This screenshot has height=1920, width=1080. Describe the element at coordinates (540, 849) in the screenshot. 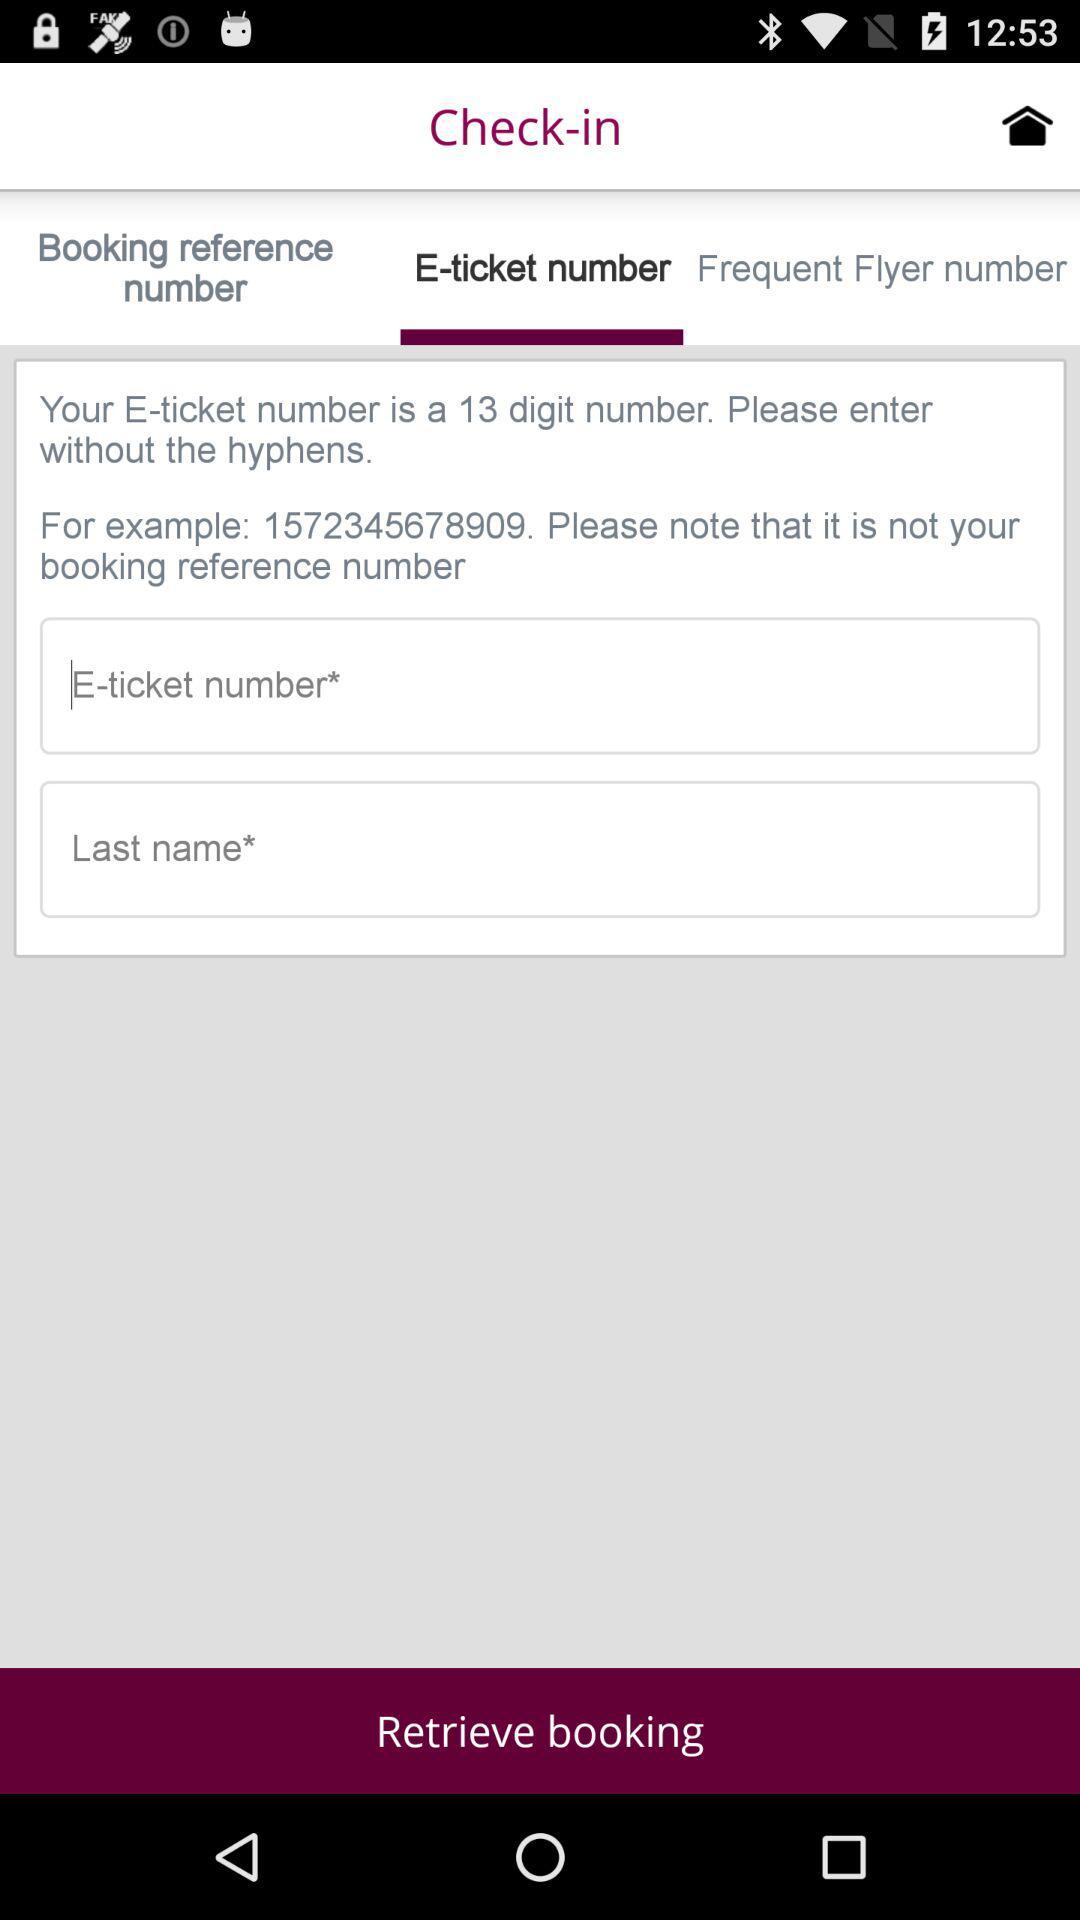

I see `text box` at that location.